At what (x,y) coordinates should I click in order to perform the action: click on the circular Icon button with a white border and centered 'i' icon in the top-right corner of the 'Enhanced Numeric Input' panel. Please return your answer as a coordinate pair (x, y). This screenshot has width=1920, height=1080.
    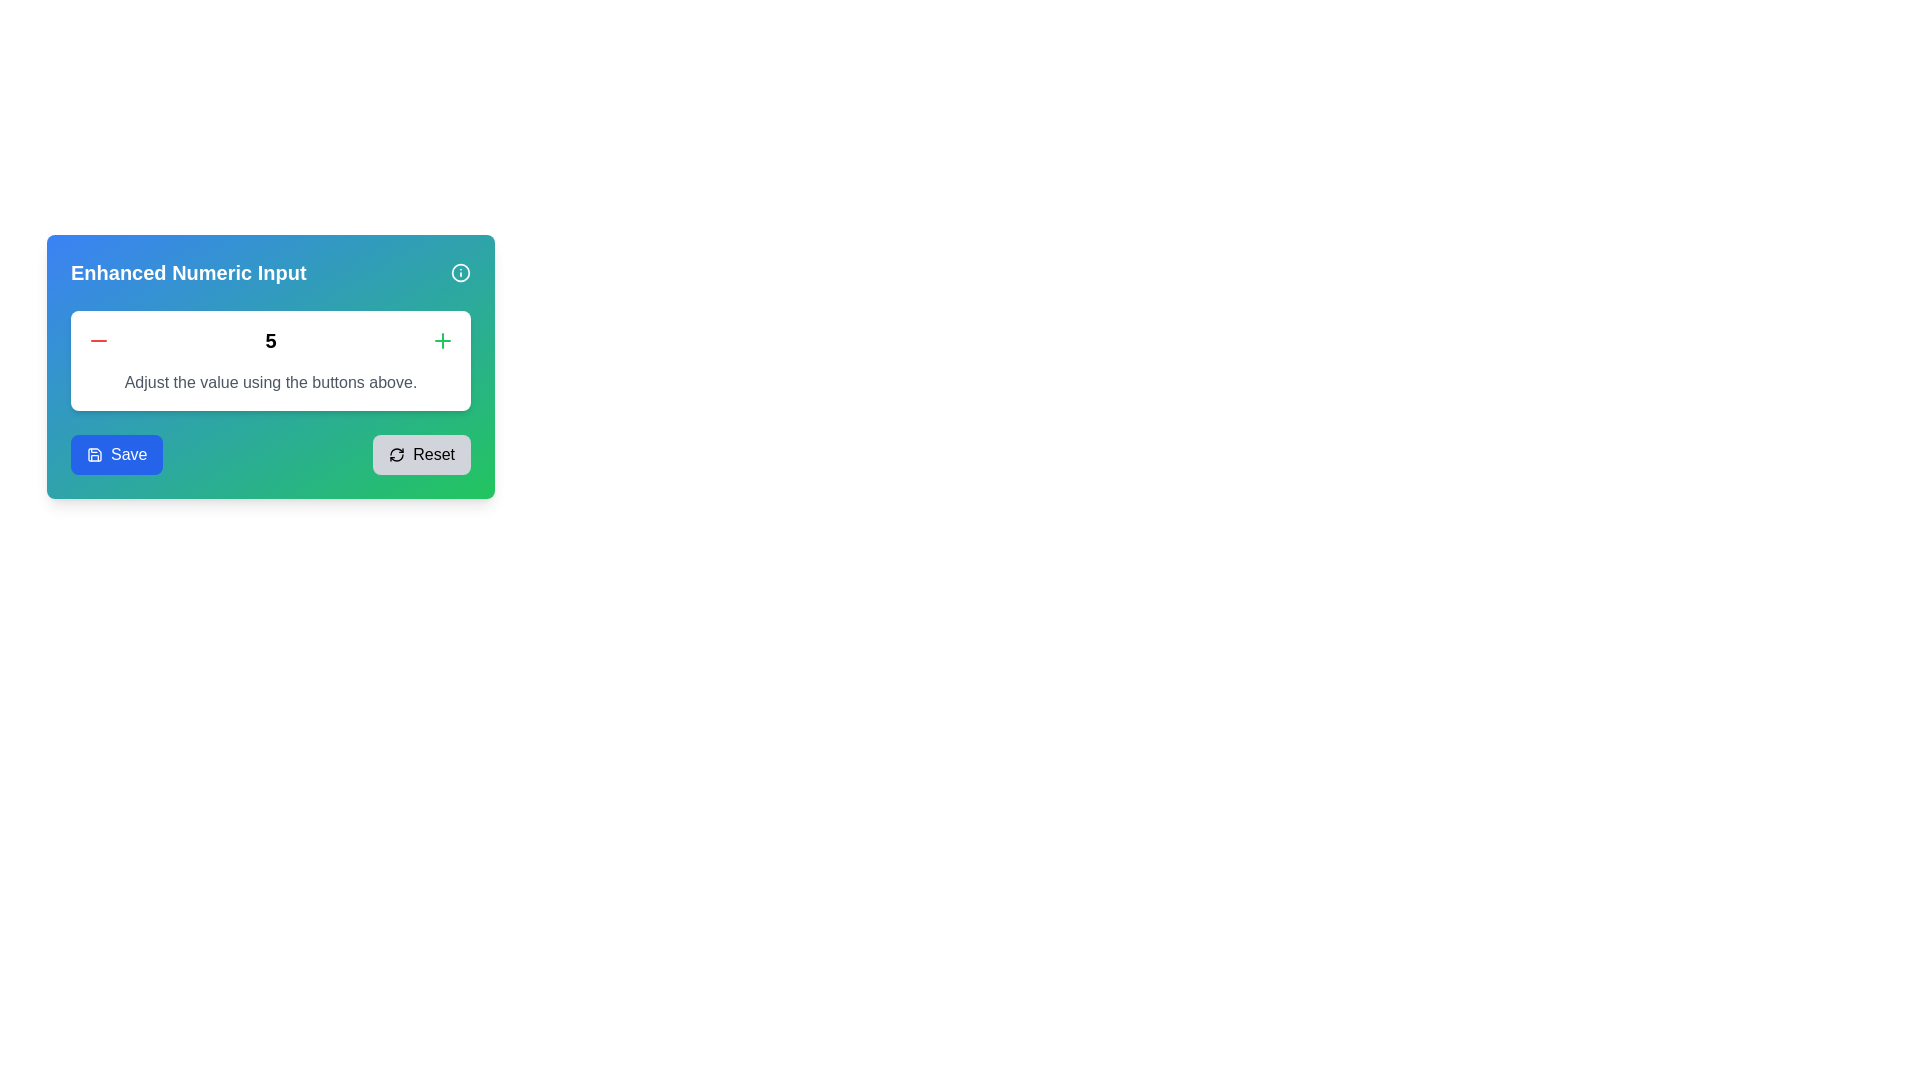
    Looking at the image, I should click on (459, 273).